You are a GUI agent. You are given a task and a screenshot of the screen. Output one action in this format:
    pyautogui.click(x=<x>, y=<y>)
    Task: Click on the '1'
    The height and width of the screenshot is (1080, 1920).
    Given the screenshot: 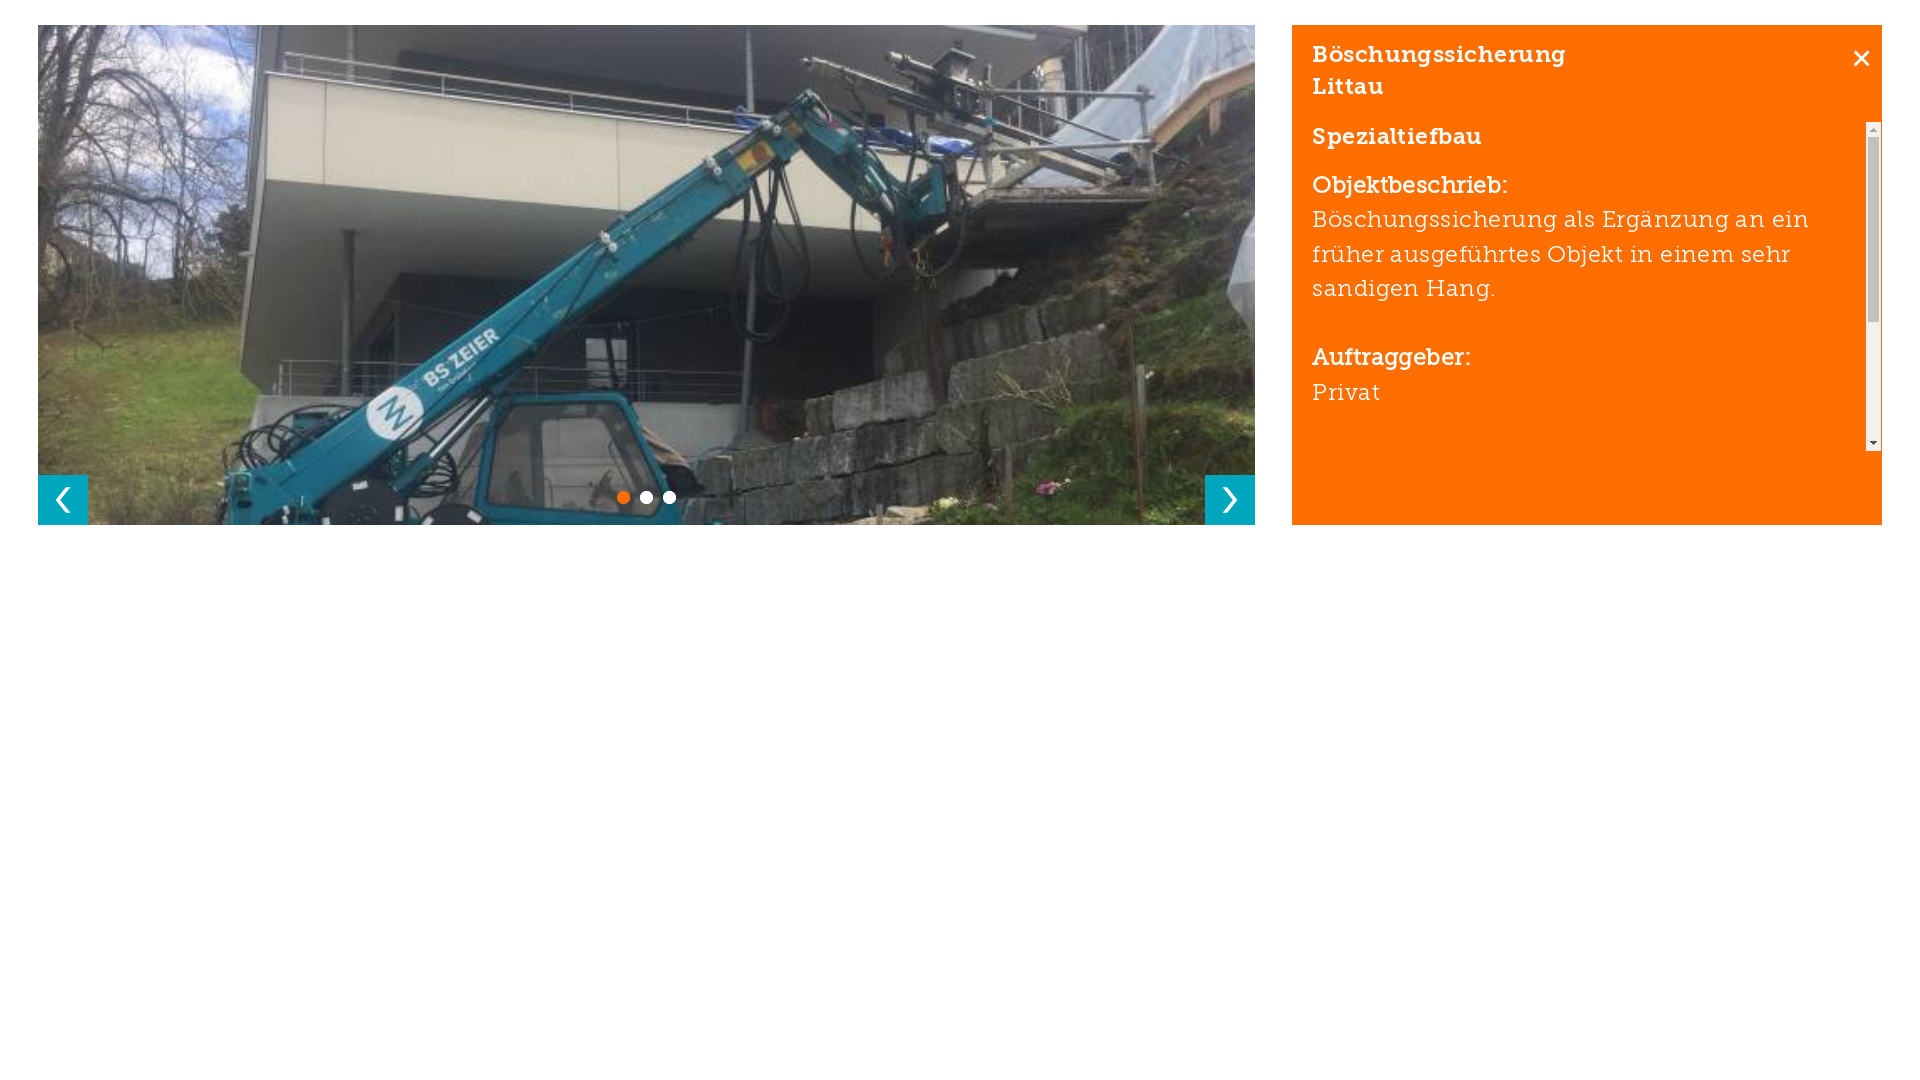 What is the action you would take?
    pyautogui.click(x=622, y=495)
    